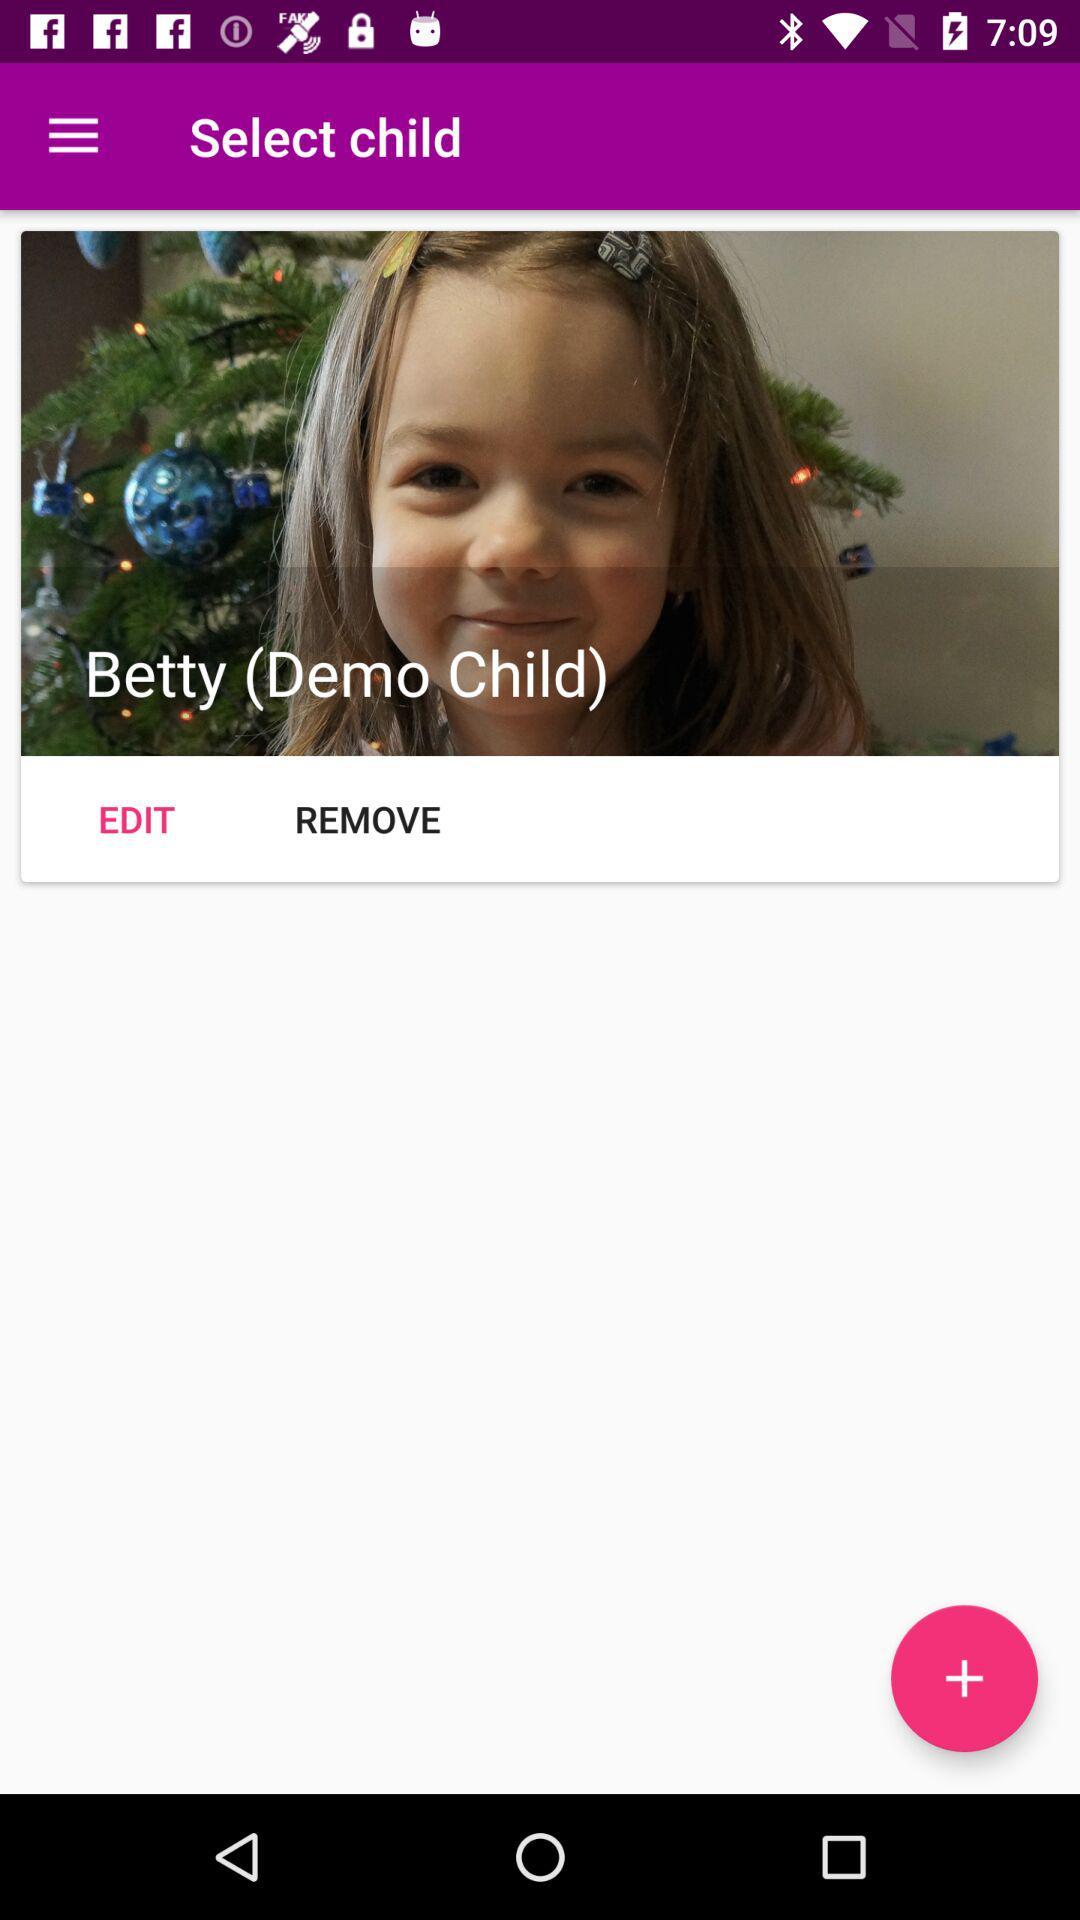 This screenshot has height=1920, width=1080. Describe the element at coordinates (135, 819) in the screenshot. I see `icon next to remove icon` at that location.